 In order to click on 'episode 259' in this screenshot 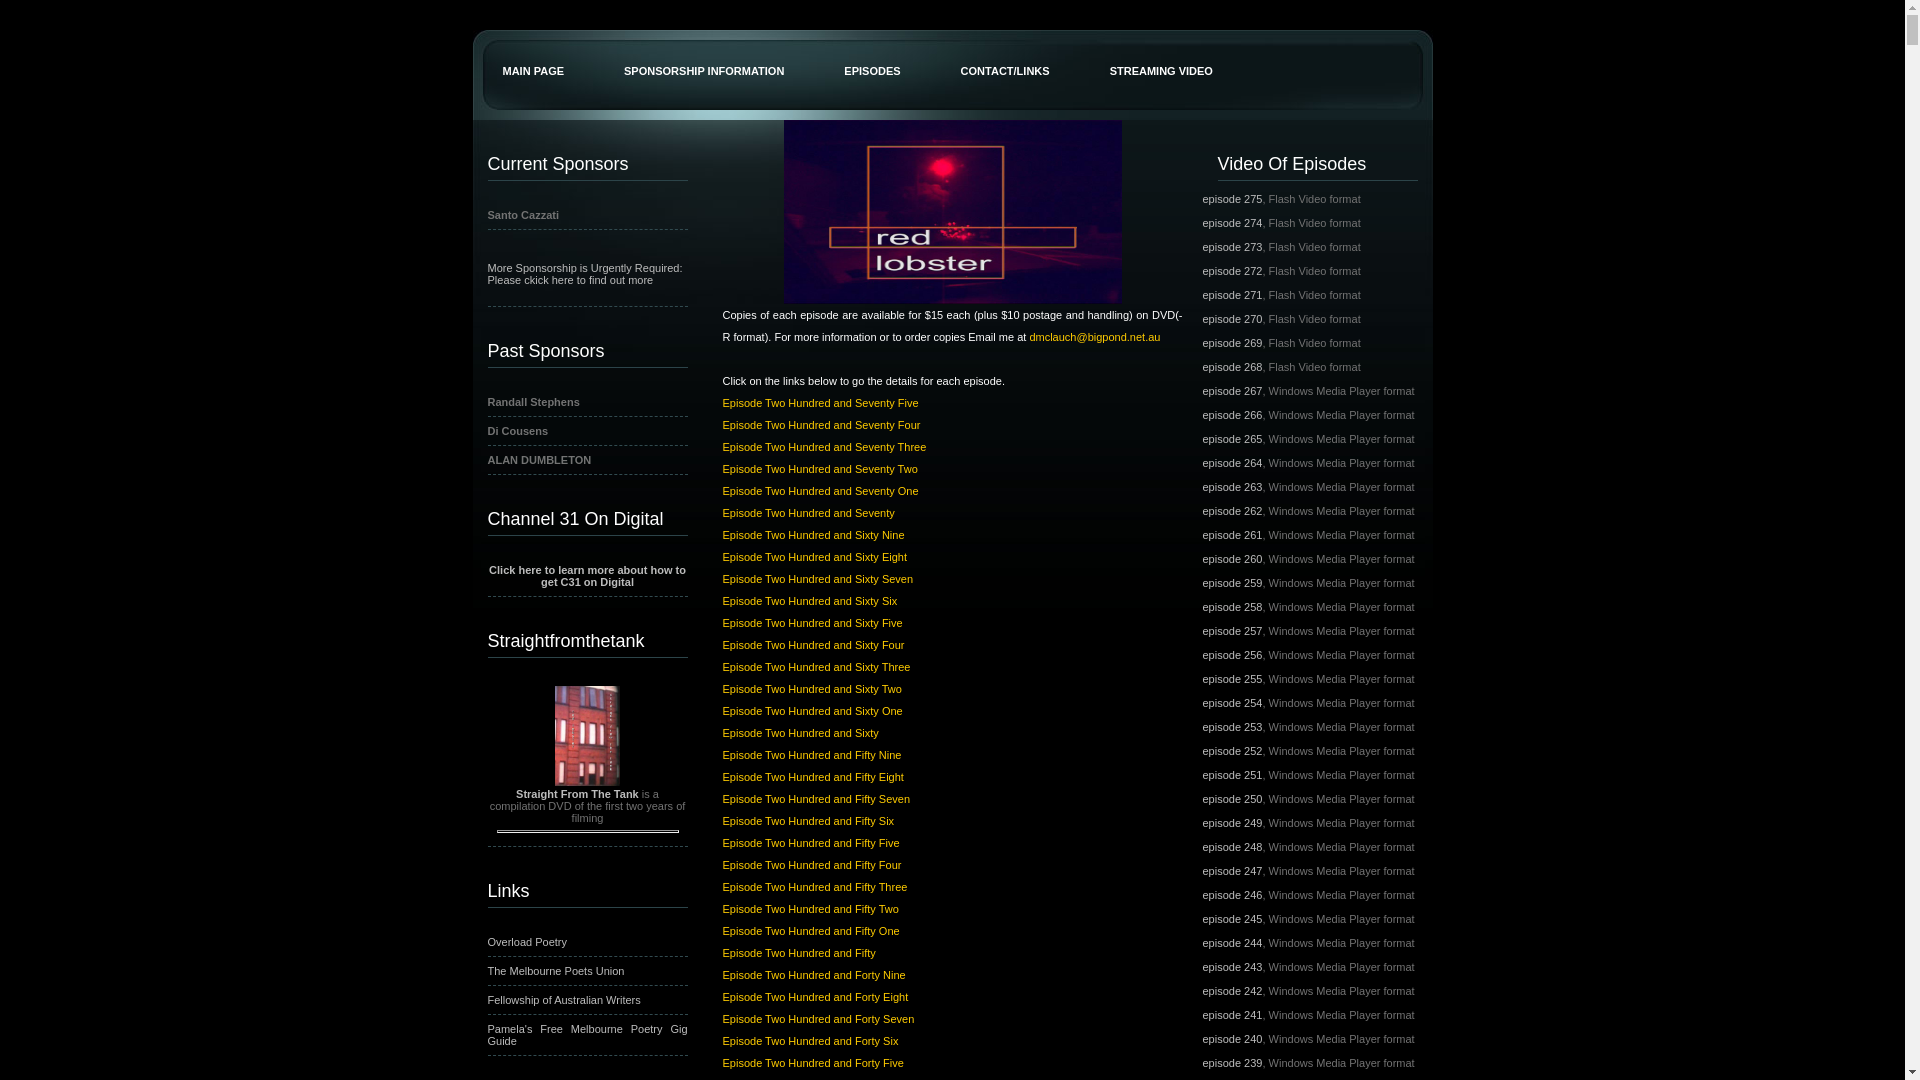, I will do `click(1200, 582)`.